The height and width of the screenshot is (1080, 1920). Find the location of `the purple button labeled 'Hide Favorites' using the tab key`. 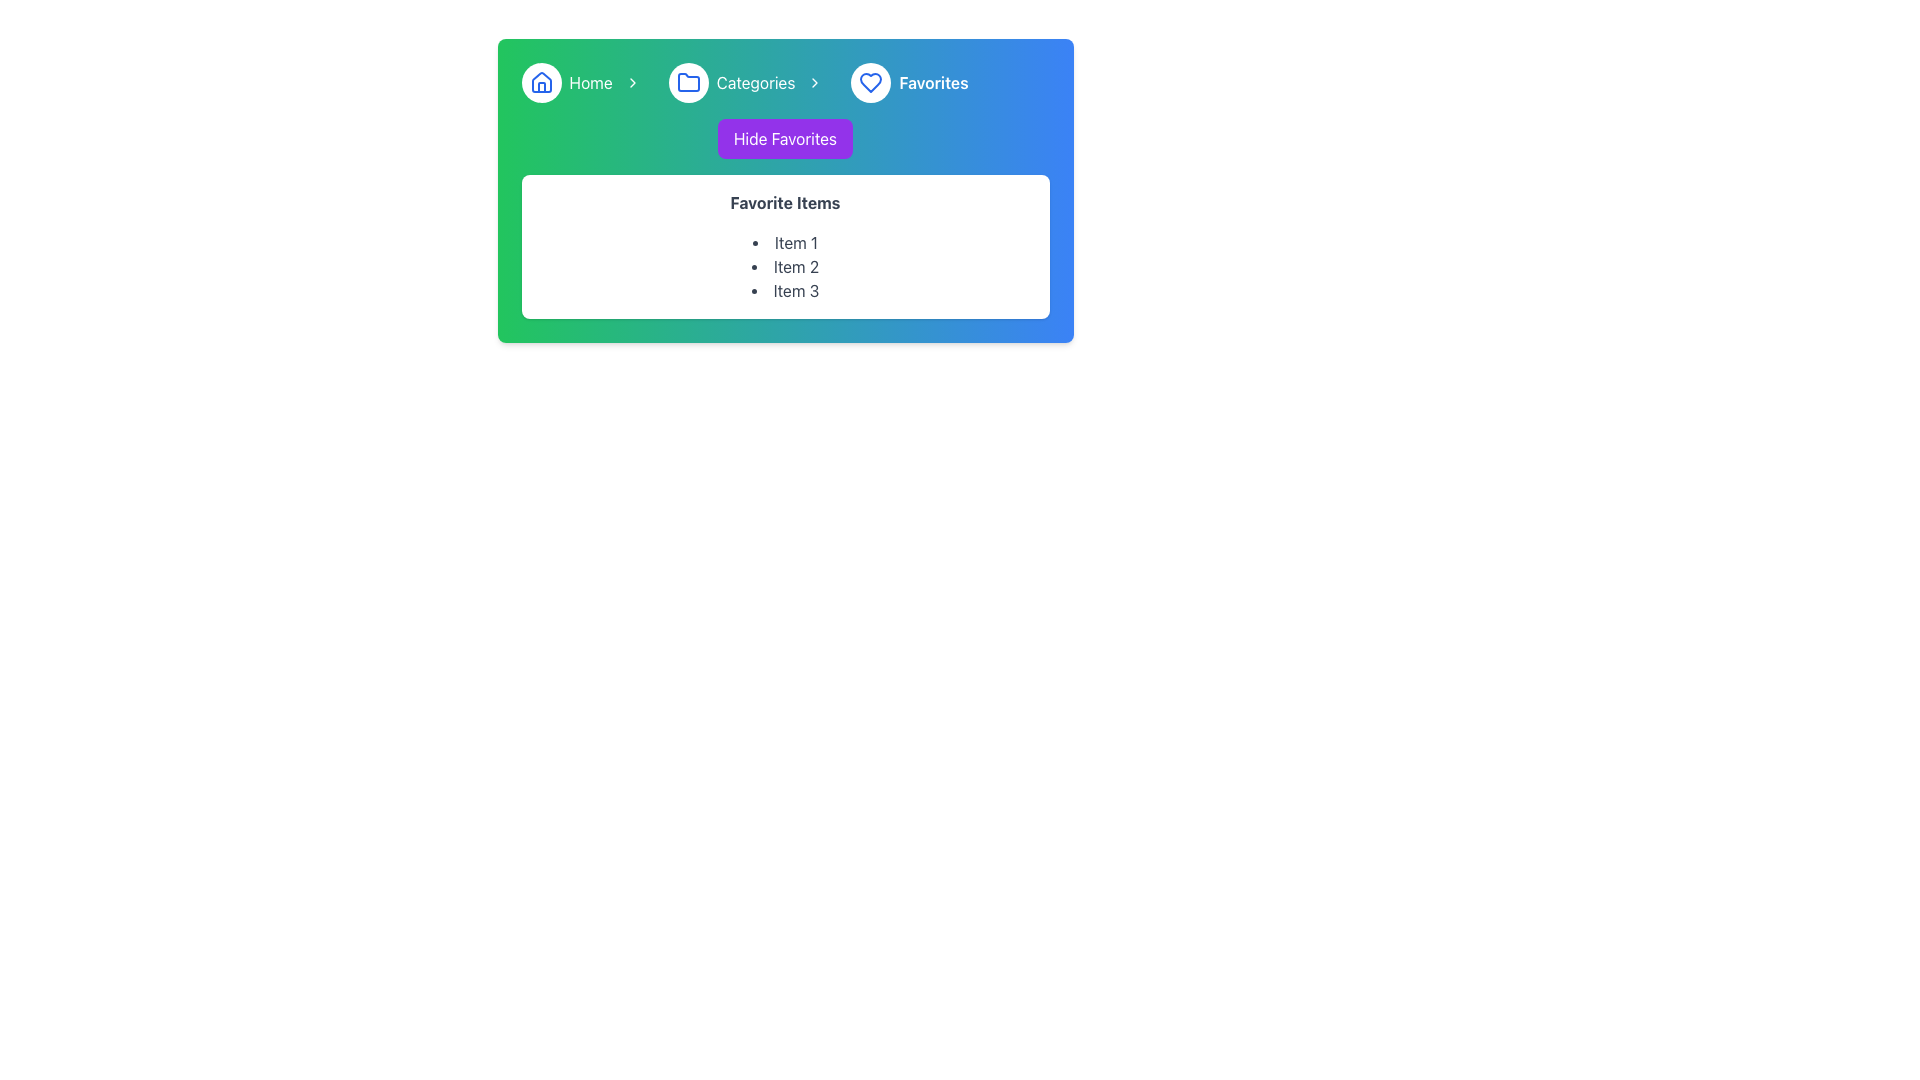

the purple button labeled 'Hide Favorites' using the tab key is located at coordinates (784, 137).